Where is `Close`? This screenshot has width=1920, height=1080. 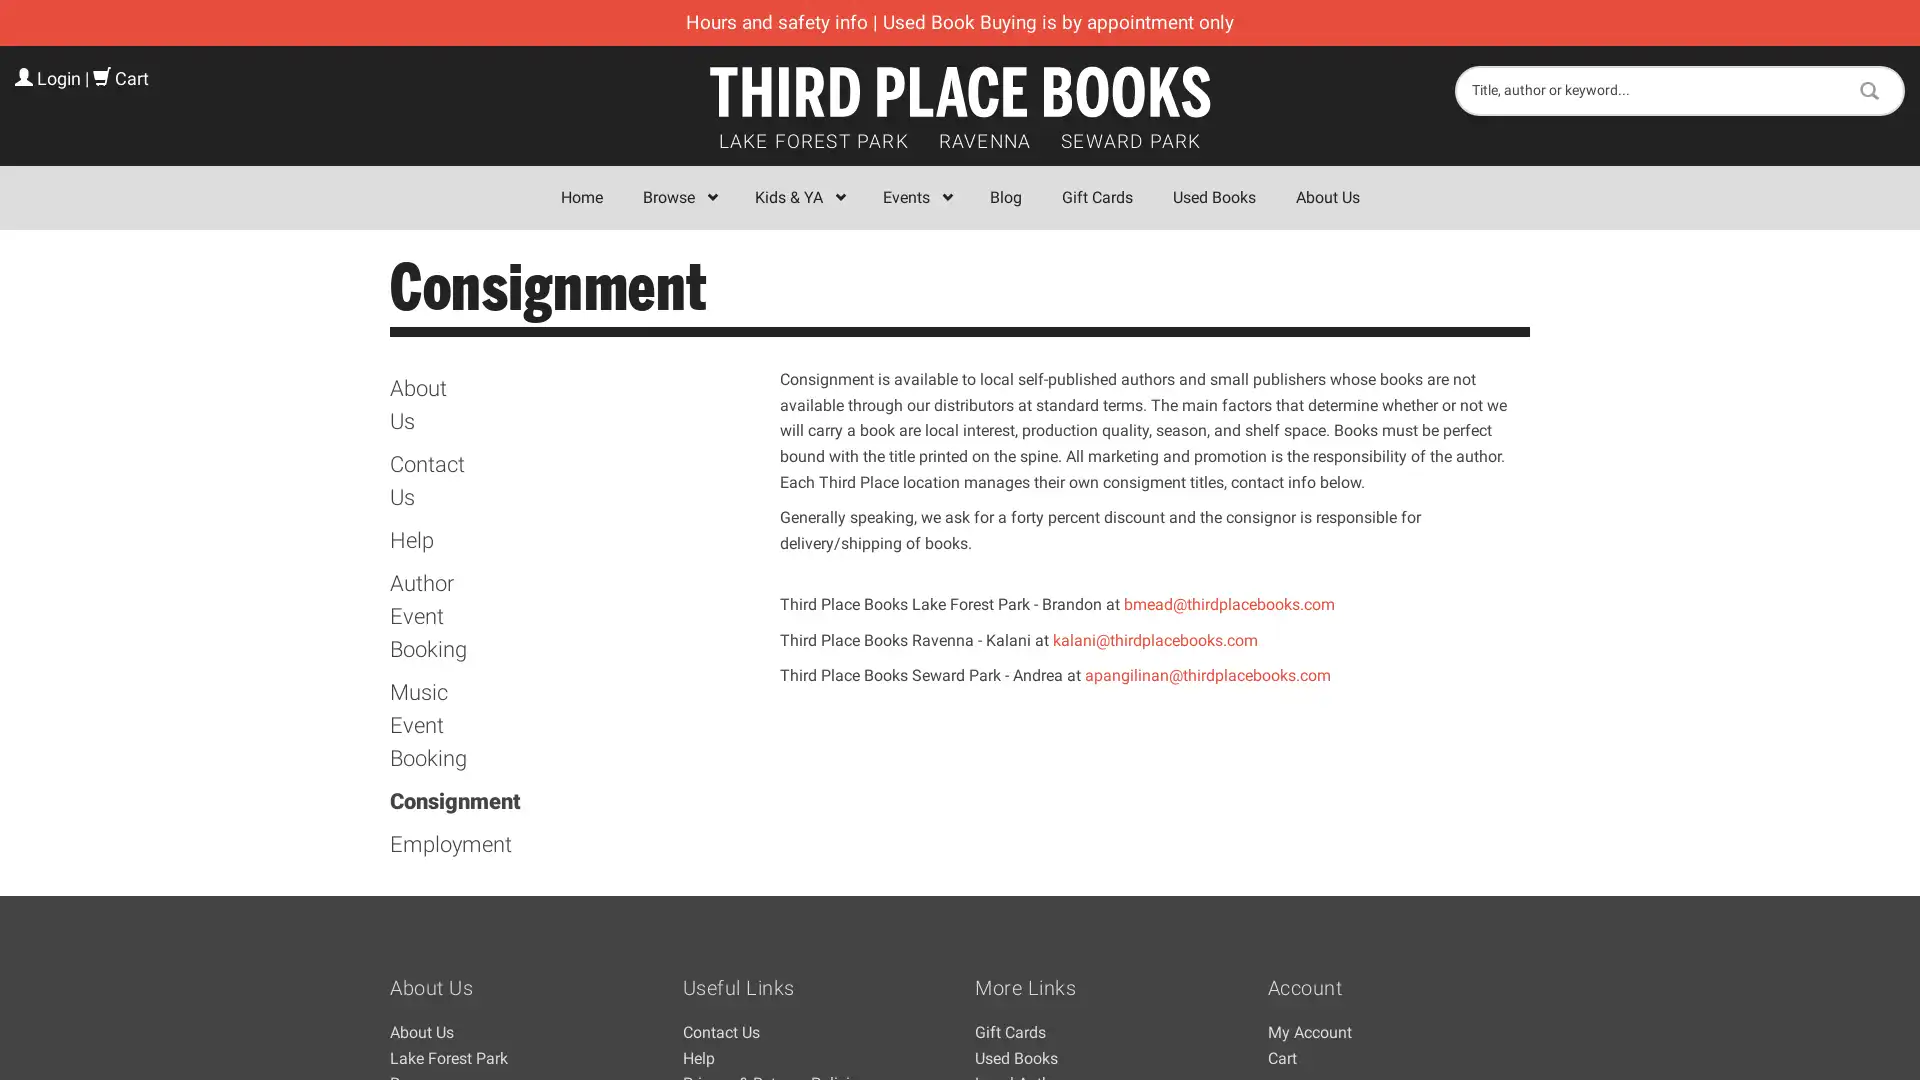
Close is located at coordinates (1251, 293).